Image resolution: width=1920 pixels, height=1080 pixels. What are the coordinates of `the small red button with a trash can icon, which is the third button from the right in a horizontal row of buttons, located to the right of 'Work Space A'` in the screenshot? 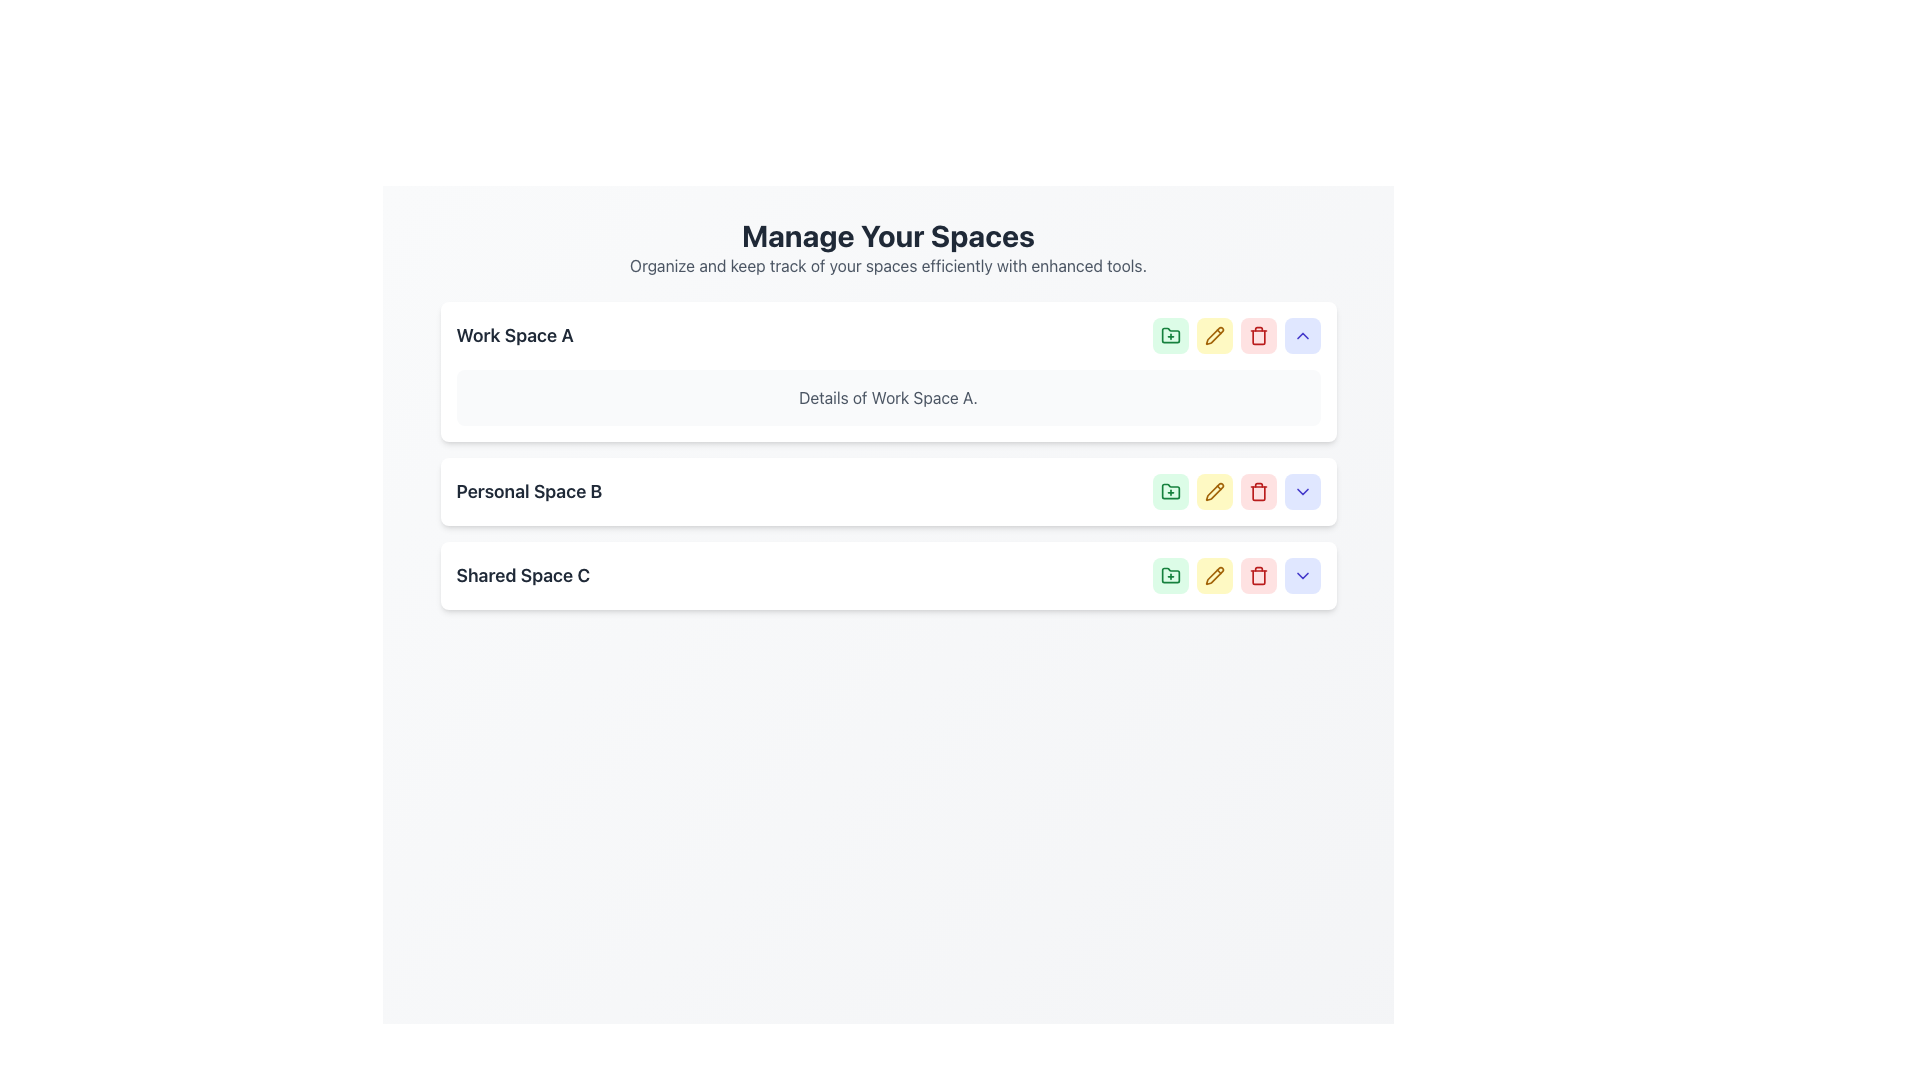 It's located at (1257, 492).